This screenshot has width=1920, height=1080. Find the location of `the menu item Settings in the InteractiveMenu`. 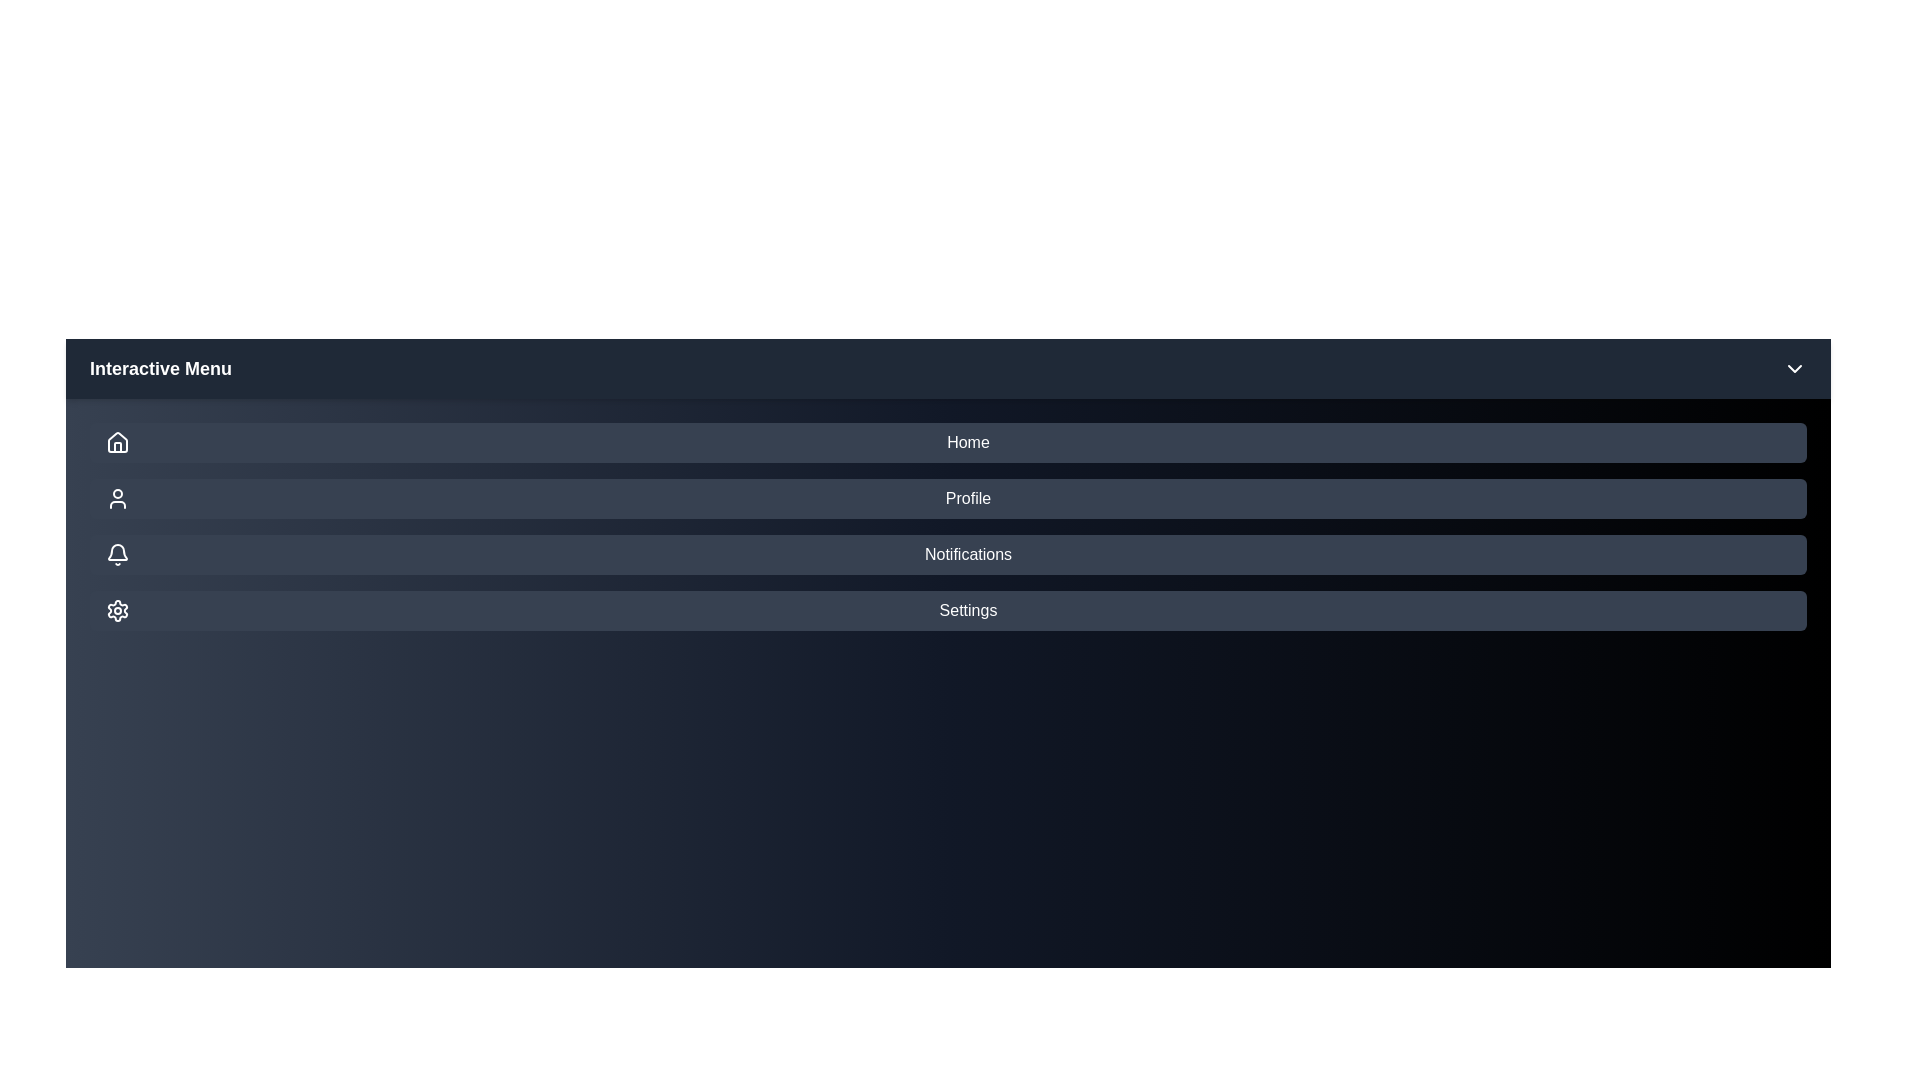

the menu item Settings in the InteractiveMenu is located at coordinates (947, 609).